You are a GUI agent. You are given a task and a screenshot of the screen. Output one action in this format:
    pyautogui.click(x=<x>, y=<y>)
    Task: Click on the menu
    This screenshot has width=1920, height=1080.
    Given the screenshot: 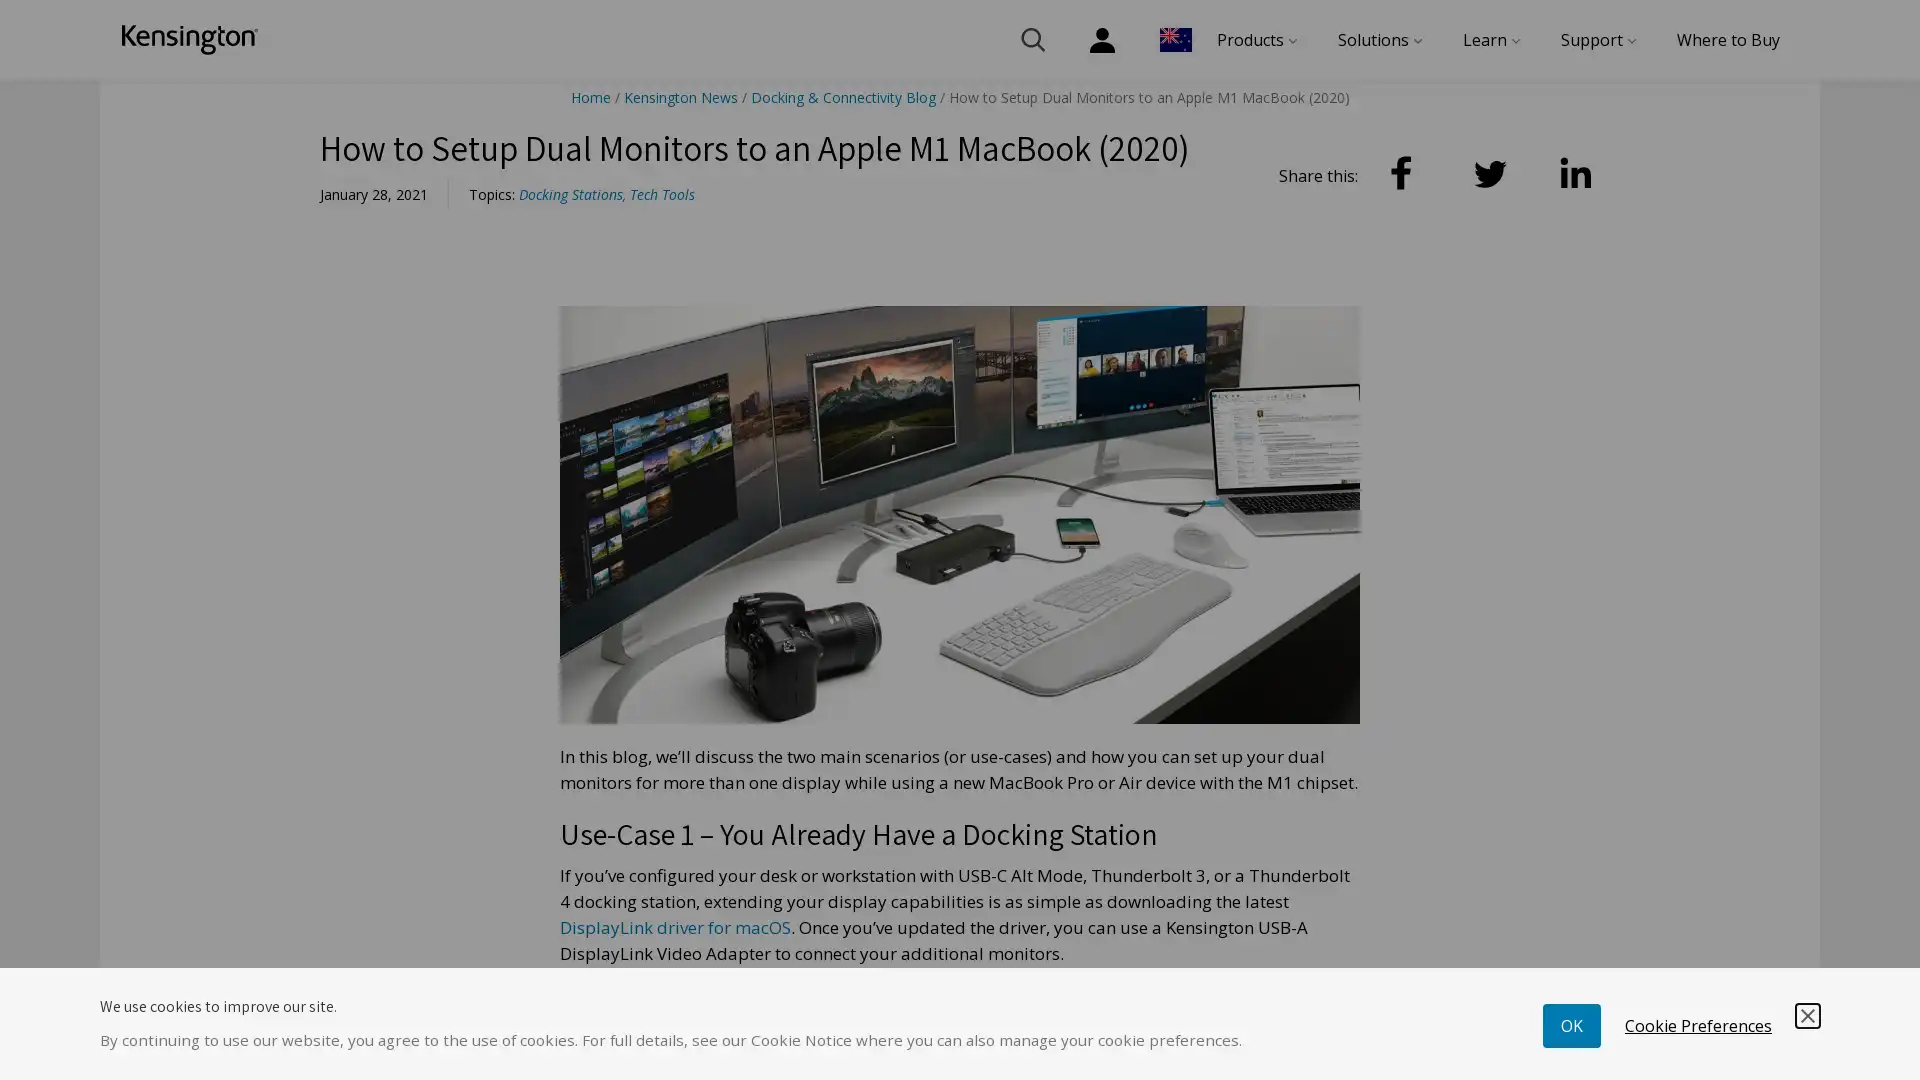 What is the action you would take?
    pyautogui.click(x=1516, y=39)
    